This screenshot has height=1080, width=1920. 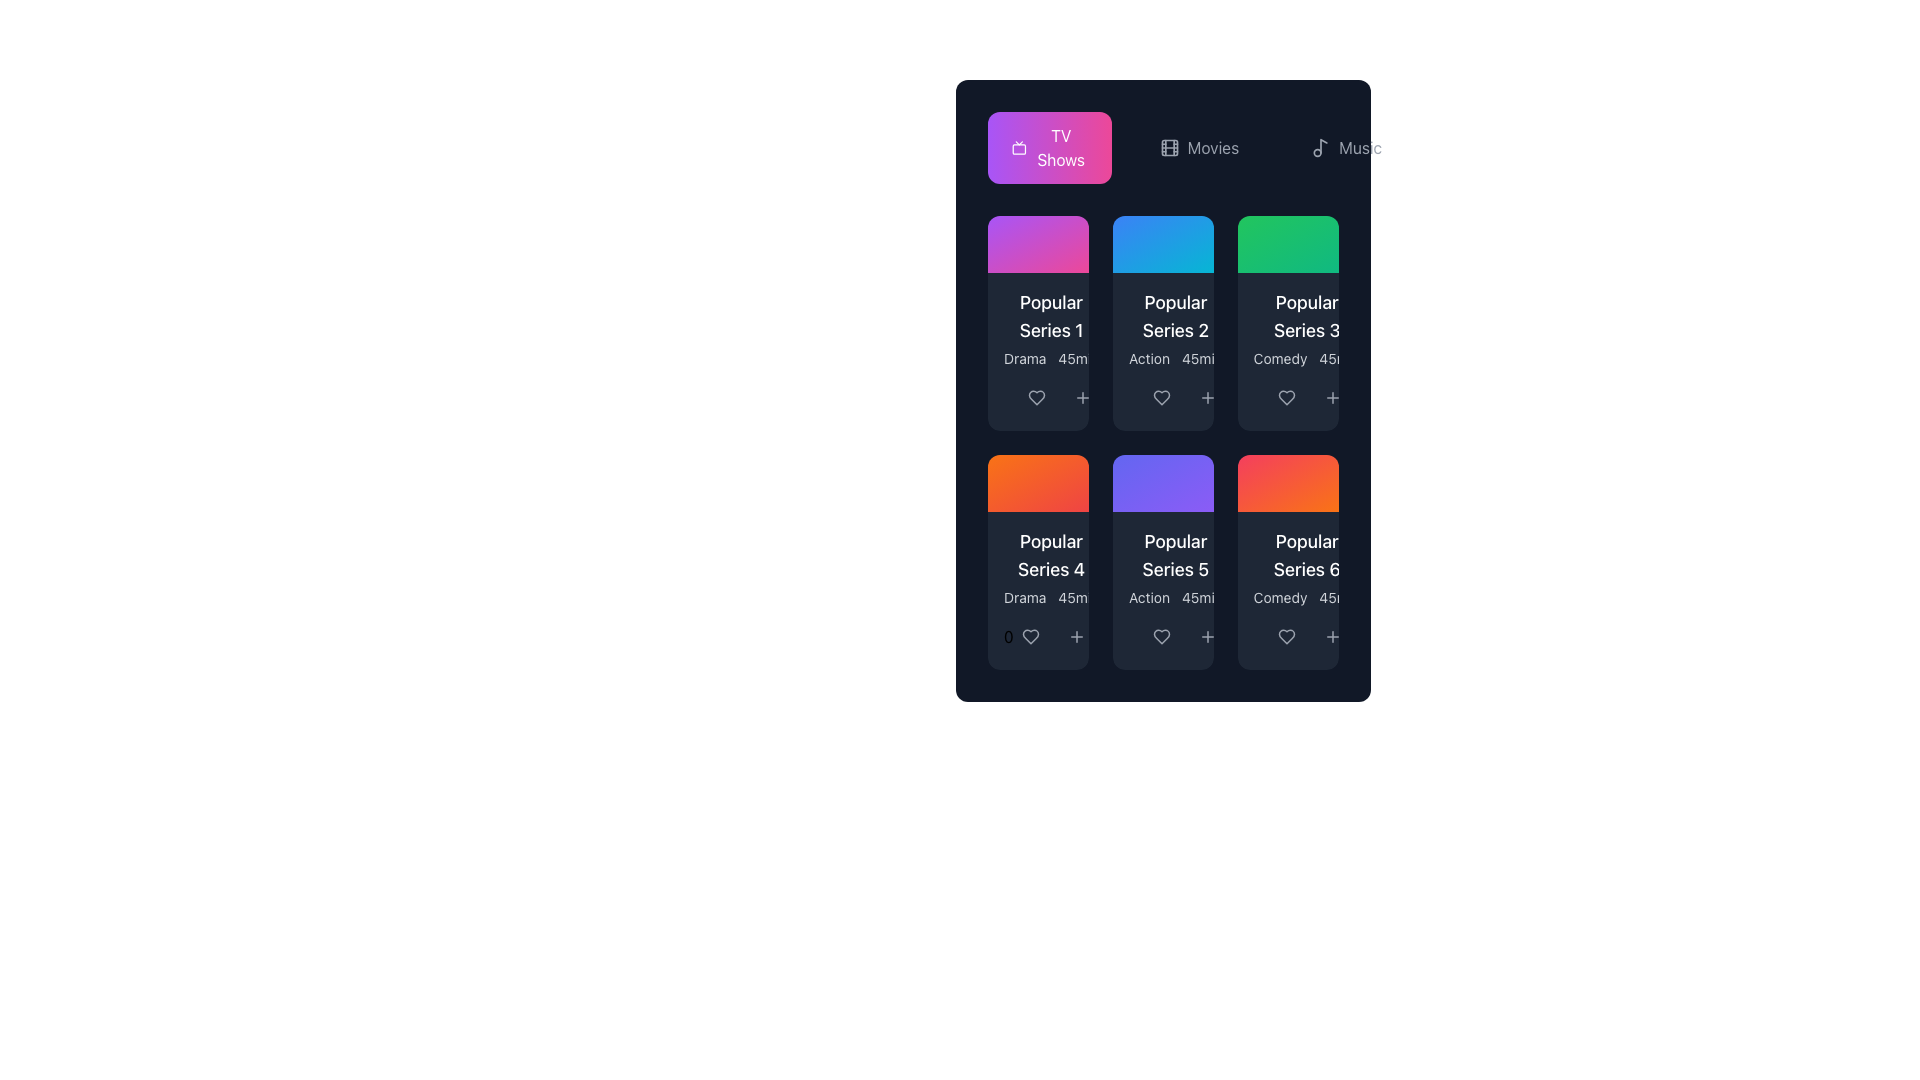 What do you see at coordinates (1288, 567) in the screenshot?
I see `the sixth series card in the bottom-right corner of the grid layout that displays information about the series, including its title, category, and duration` at bounding box center [1288, 567].